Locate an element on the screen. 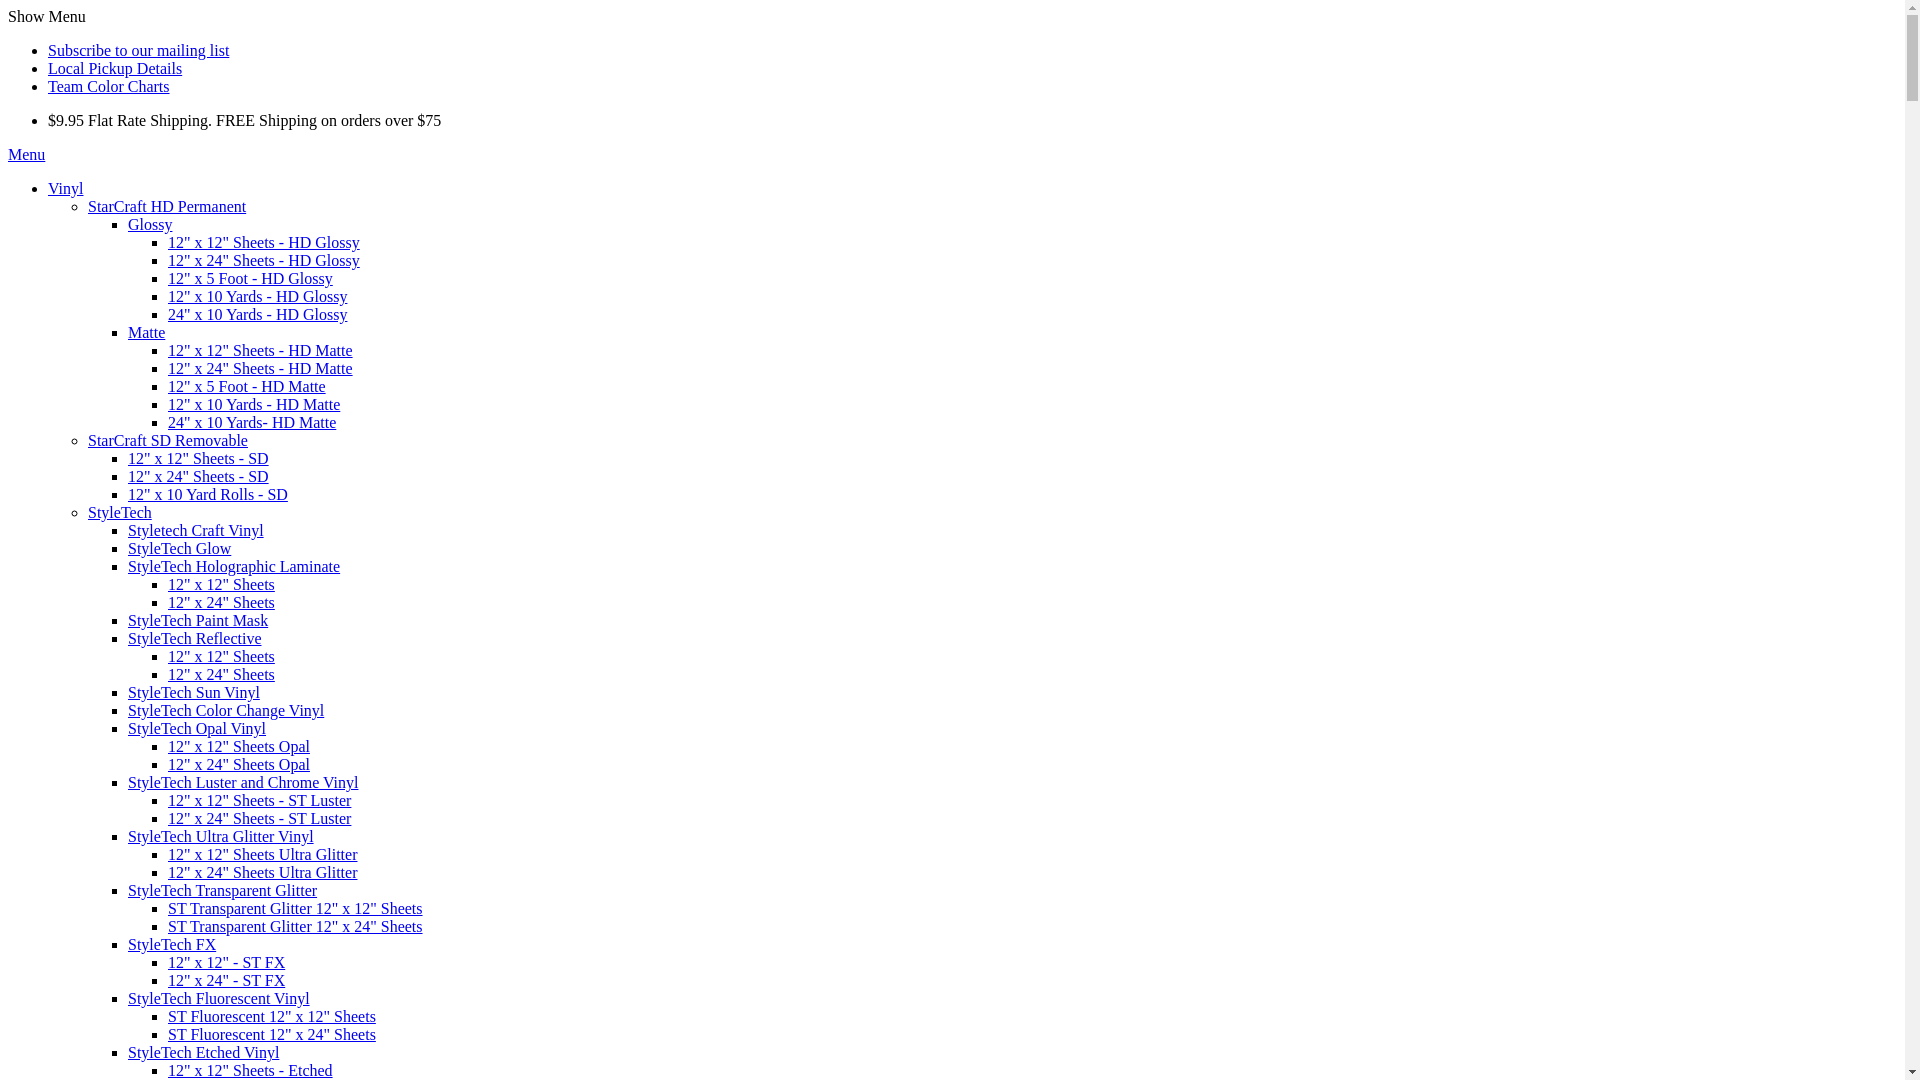 This screenshot has width=1920, height=1080. 'ST Transparent Glitter 12" x 24" Sheets' is located at coordinates (294, 926).